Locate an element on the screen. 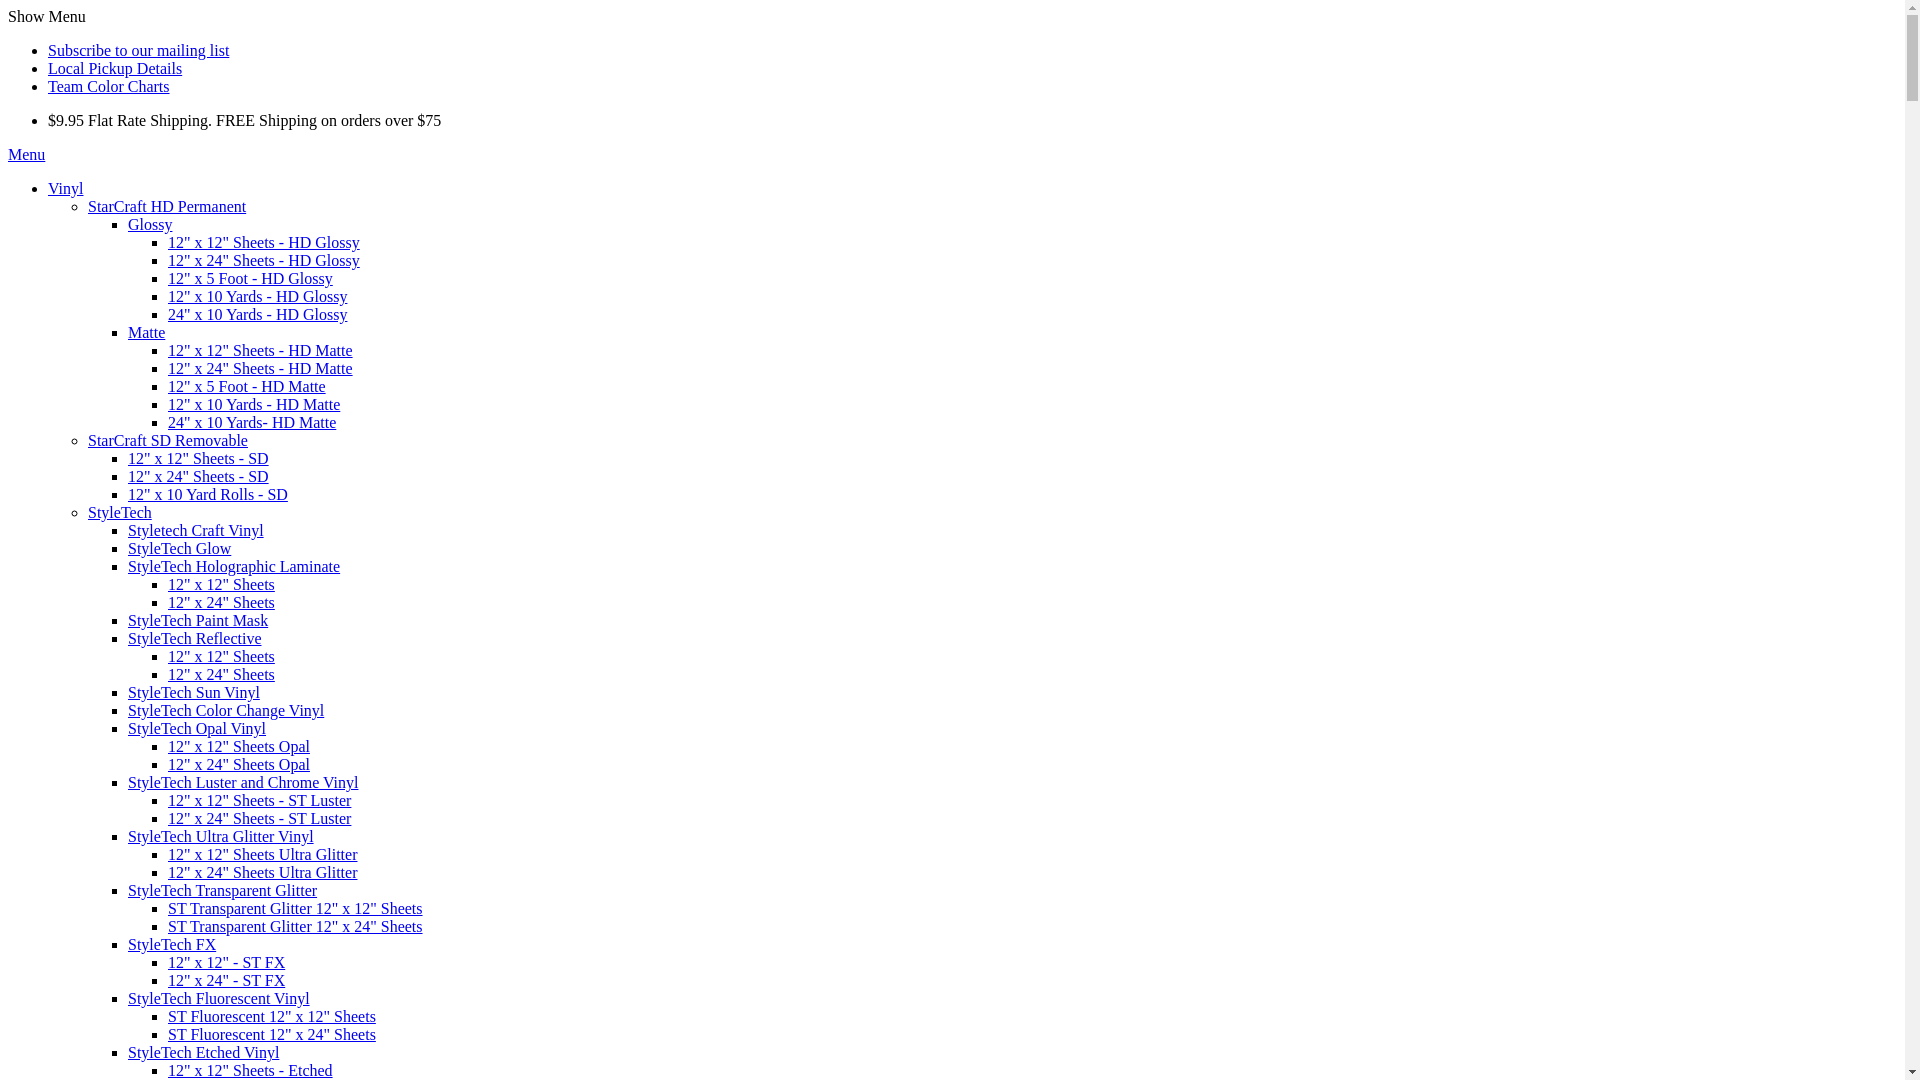 This screenshot has width=1920, height=1080. 'ST Transparent Glitter 12" x 24" Sheets' is located at coordinates (294, 926).